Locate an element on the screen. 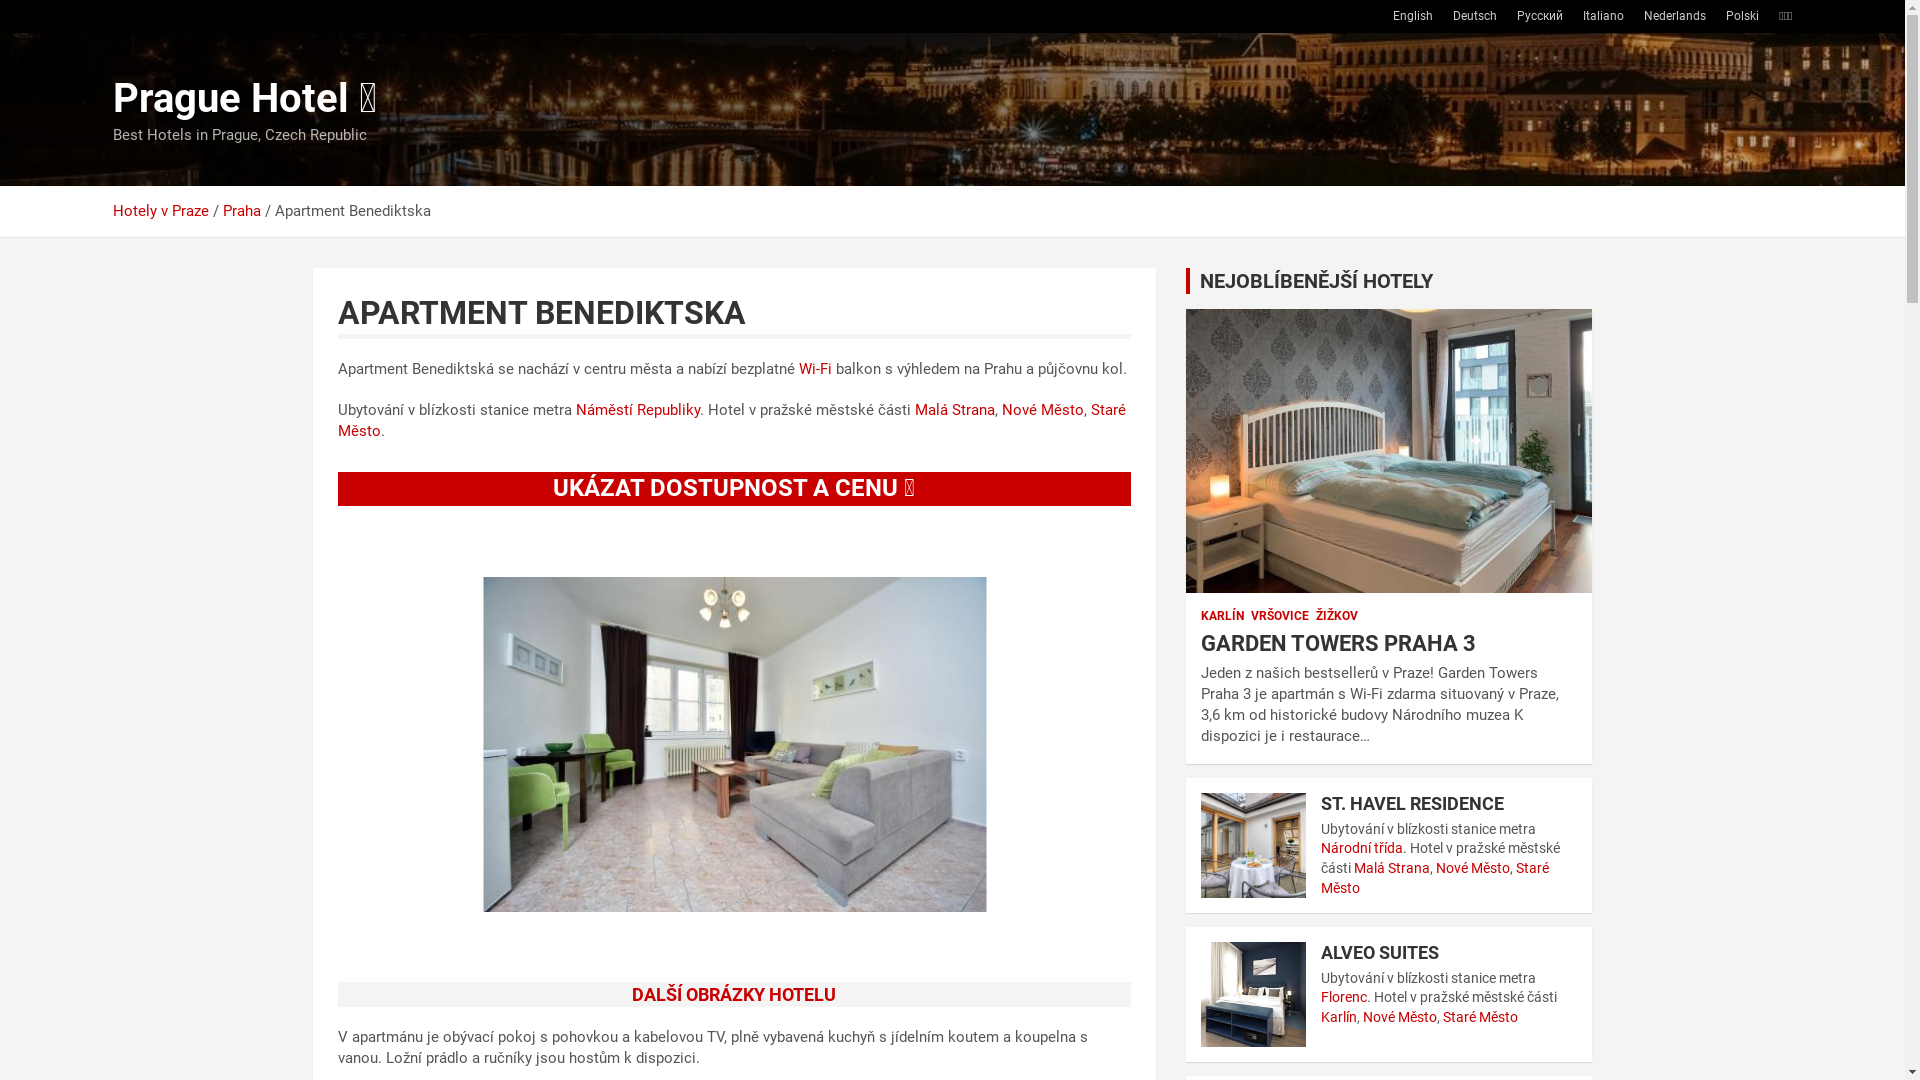  'GARDEN TOWERS PRAHA 3' is located at coordinates (1338, 643).